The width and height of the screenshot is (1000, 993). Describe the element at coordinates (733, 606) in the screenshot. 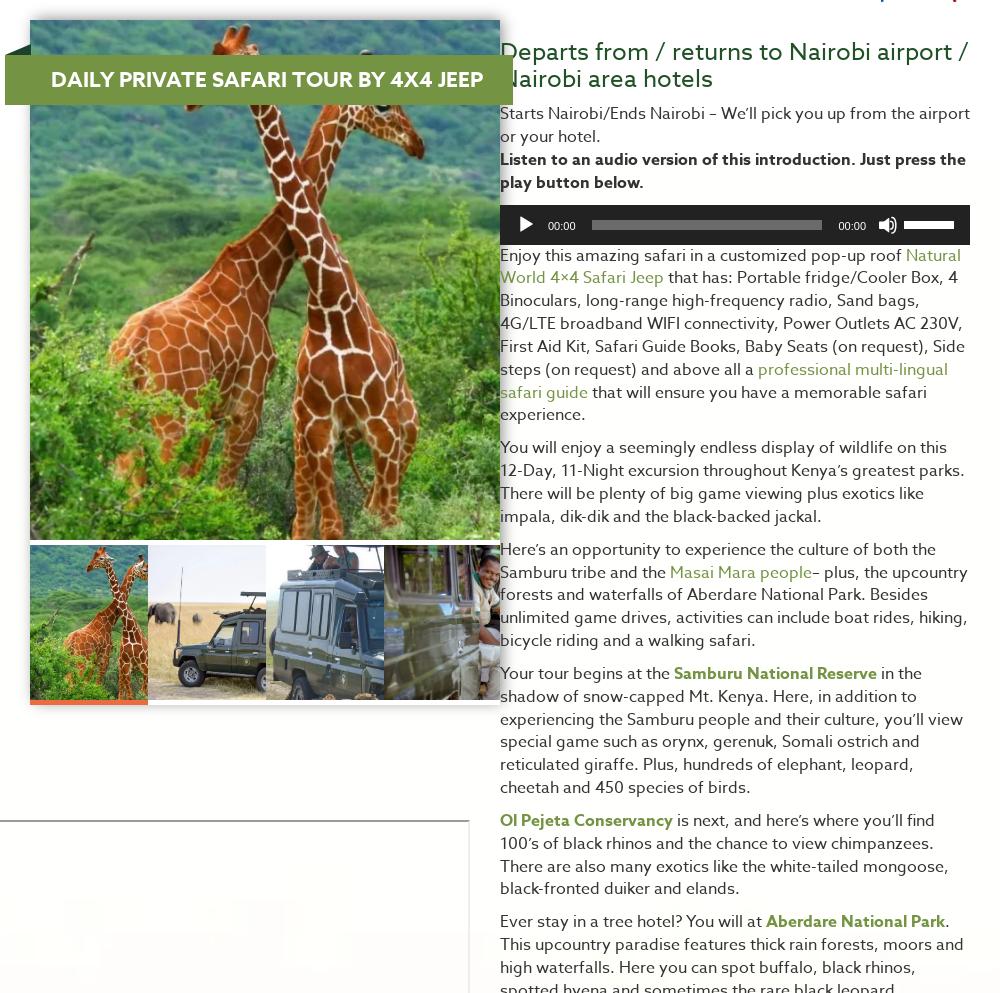

I see `'– plus, the upcountry forests and waterfalls of Aberdare National Park. Besides unlimited game drives, activities can include boat rides, hiking, bicycle riding and a walking safari.'` at that location.